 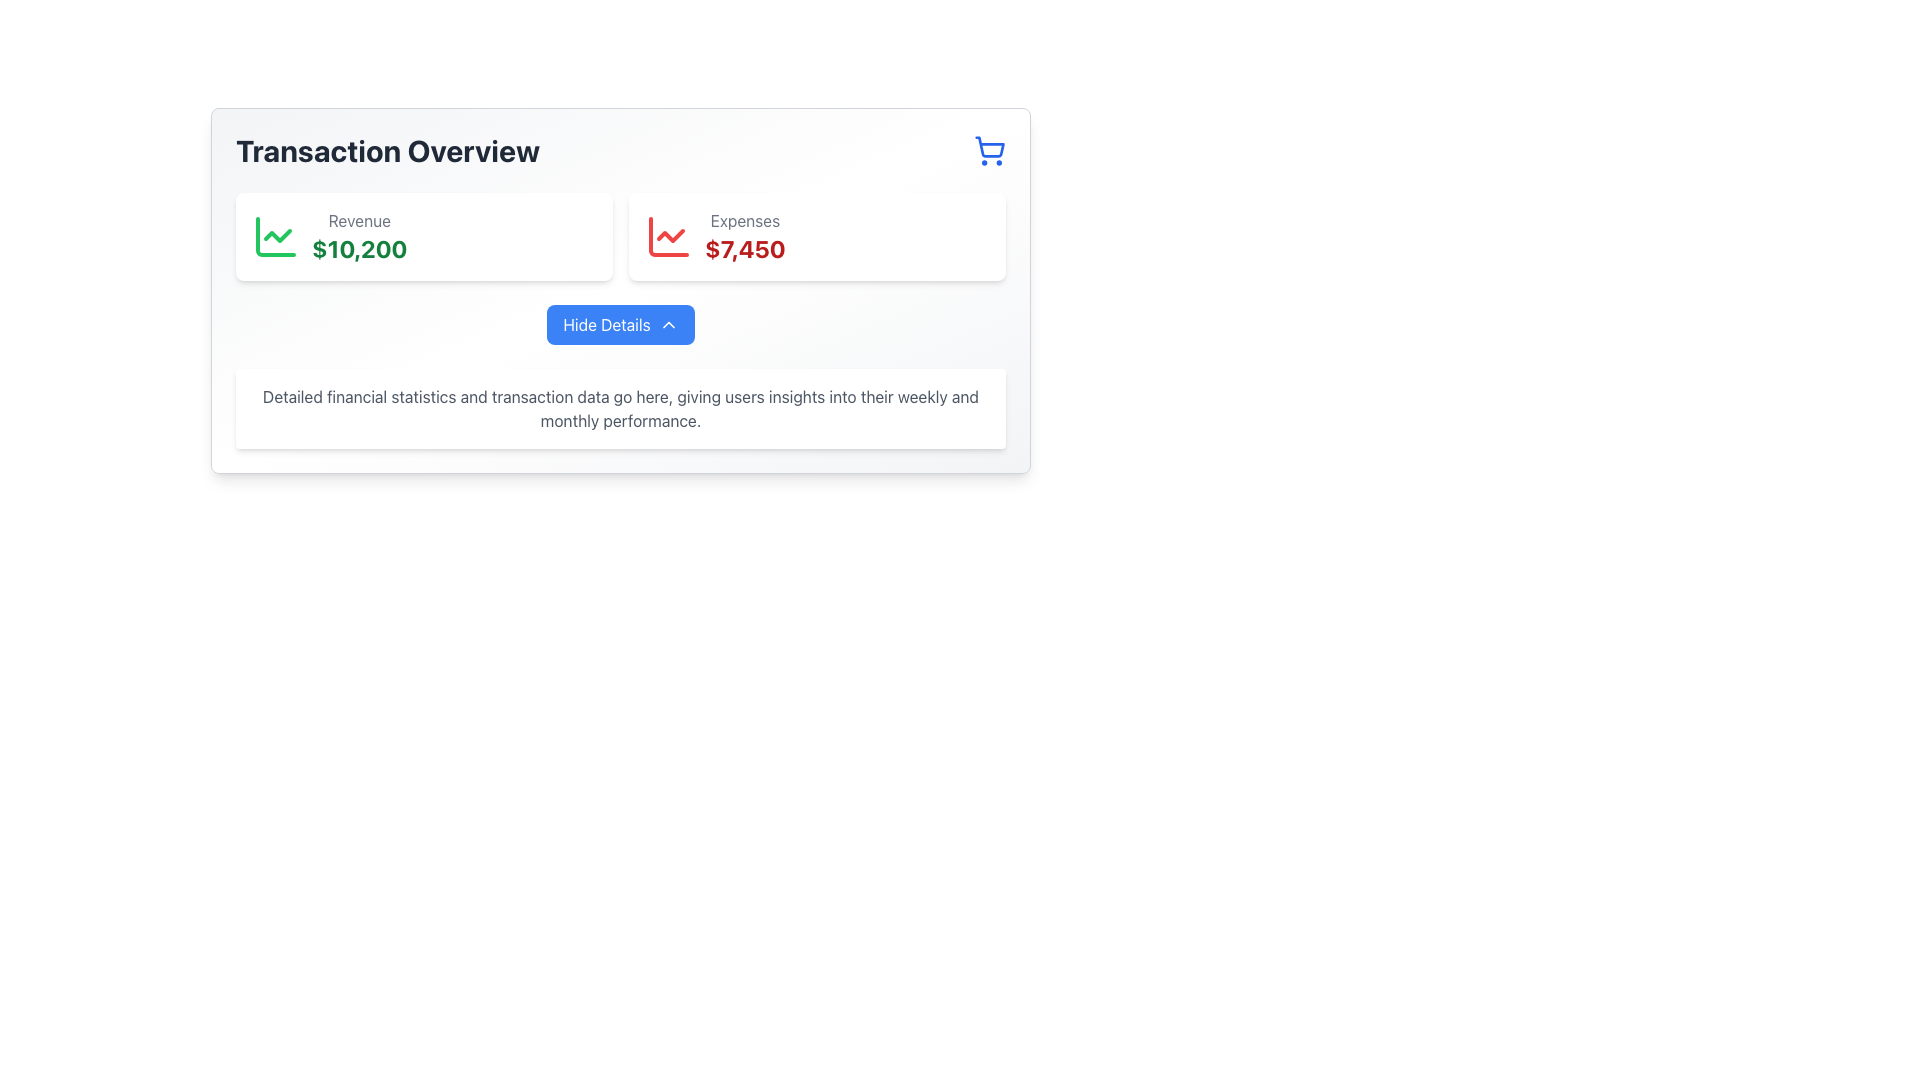 I want to click on the chevron-up icon of the 'Hide Details' button, which is located centrally below the financial statistics section and above the detailed financial information text, so click(x=668, y=323).